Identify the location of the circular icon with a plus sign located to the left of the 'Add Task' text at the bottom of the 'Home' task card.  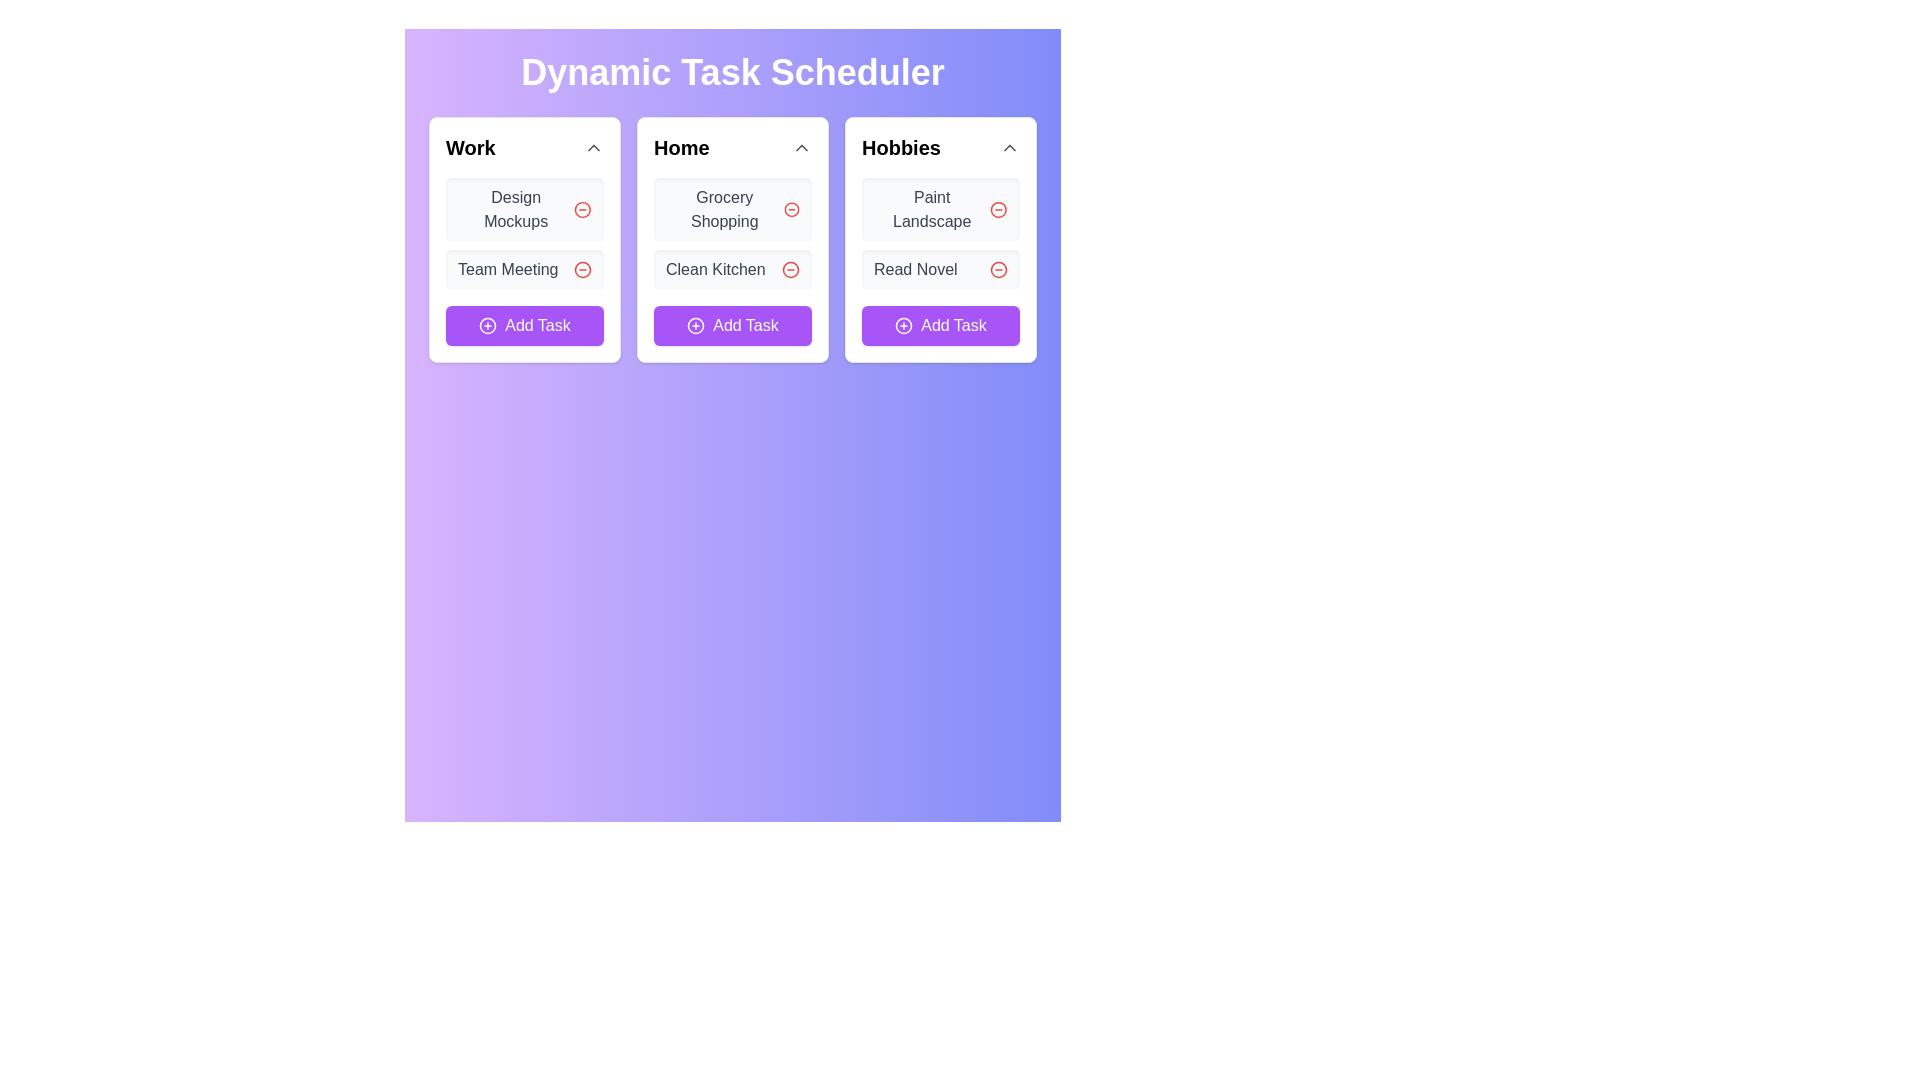
(696, 325).